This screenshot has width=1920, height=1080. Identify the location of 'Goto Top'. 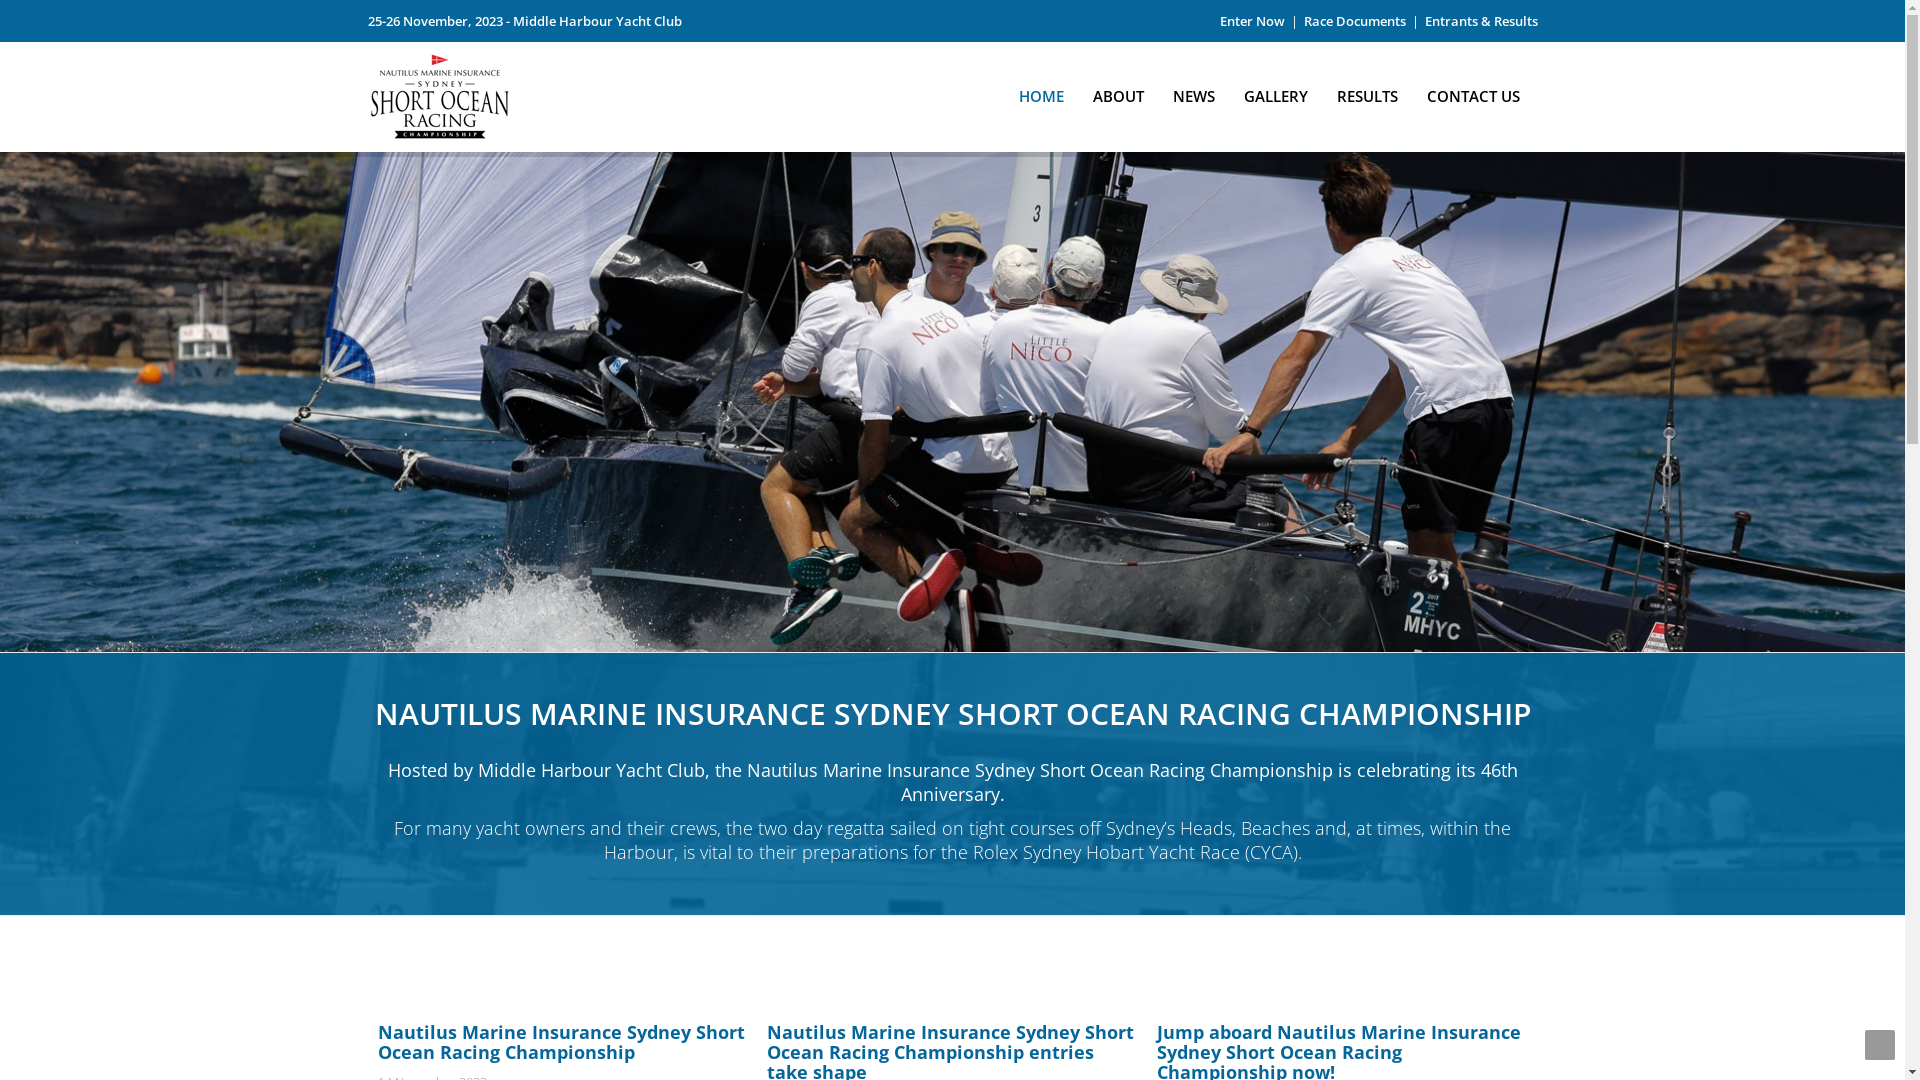
(1879, 1044).